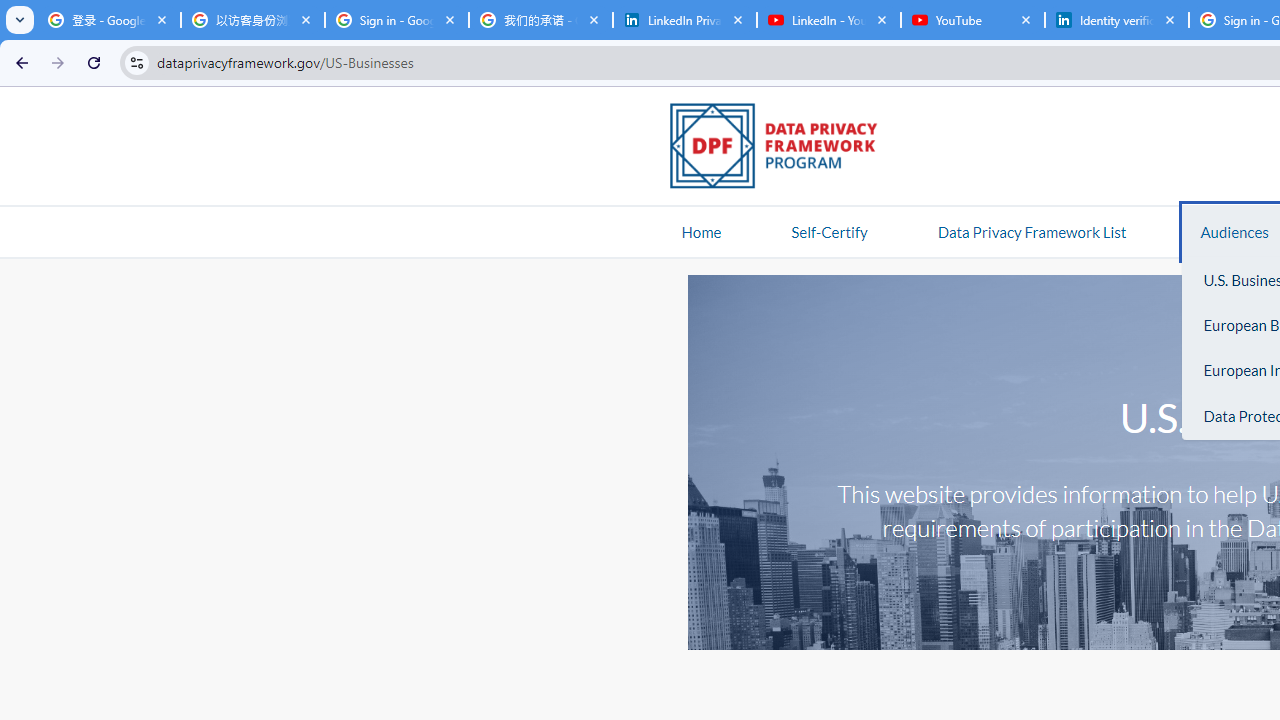  What do you see at coordinates (684, 20) in the screenshot?
I see `'LinkedIn Privacy Policy'` at bounding box center [684, 20].